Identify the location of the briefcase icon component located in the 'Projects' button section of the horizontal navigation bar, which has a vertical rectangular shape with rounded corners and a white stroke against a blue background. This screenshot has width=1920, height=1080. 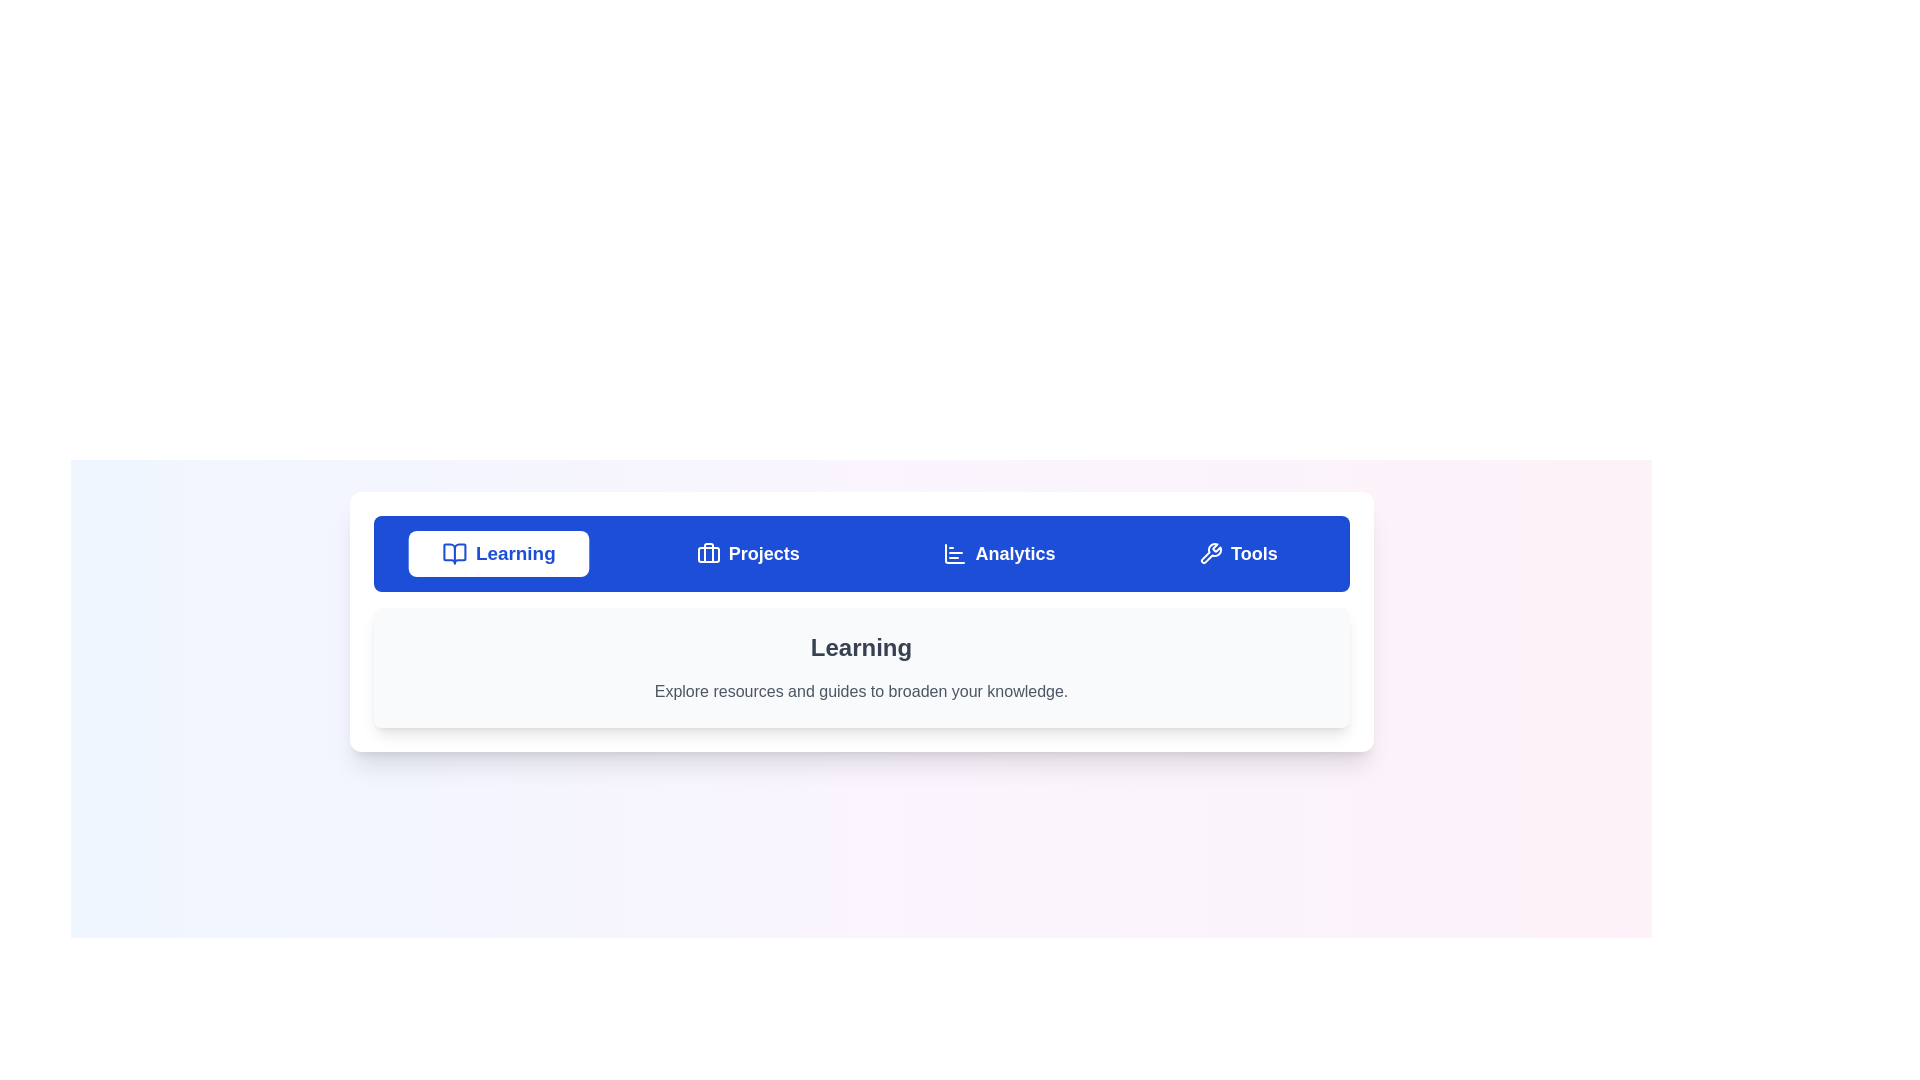
(708, 552).